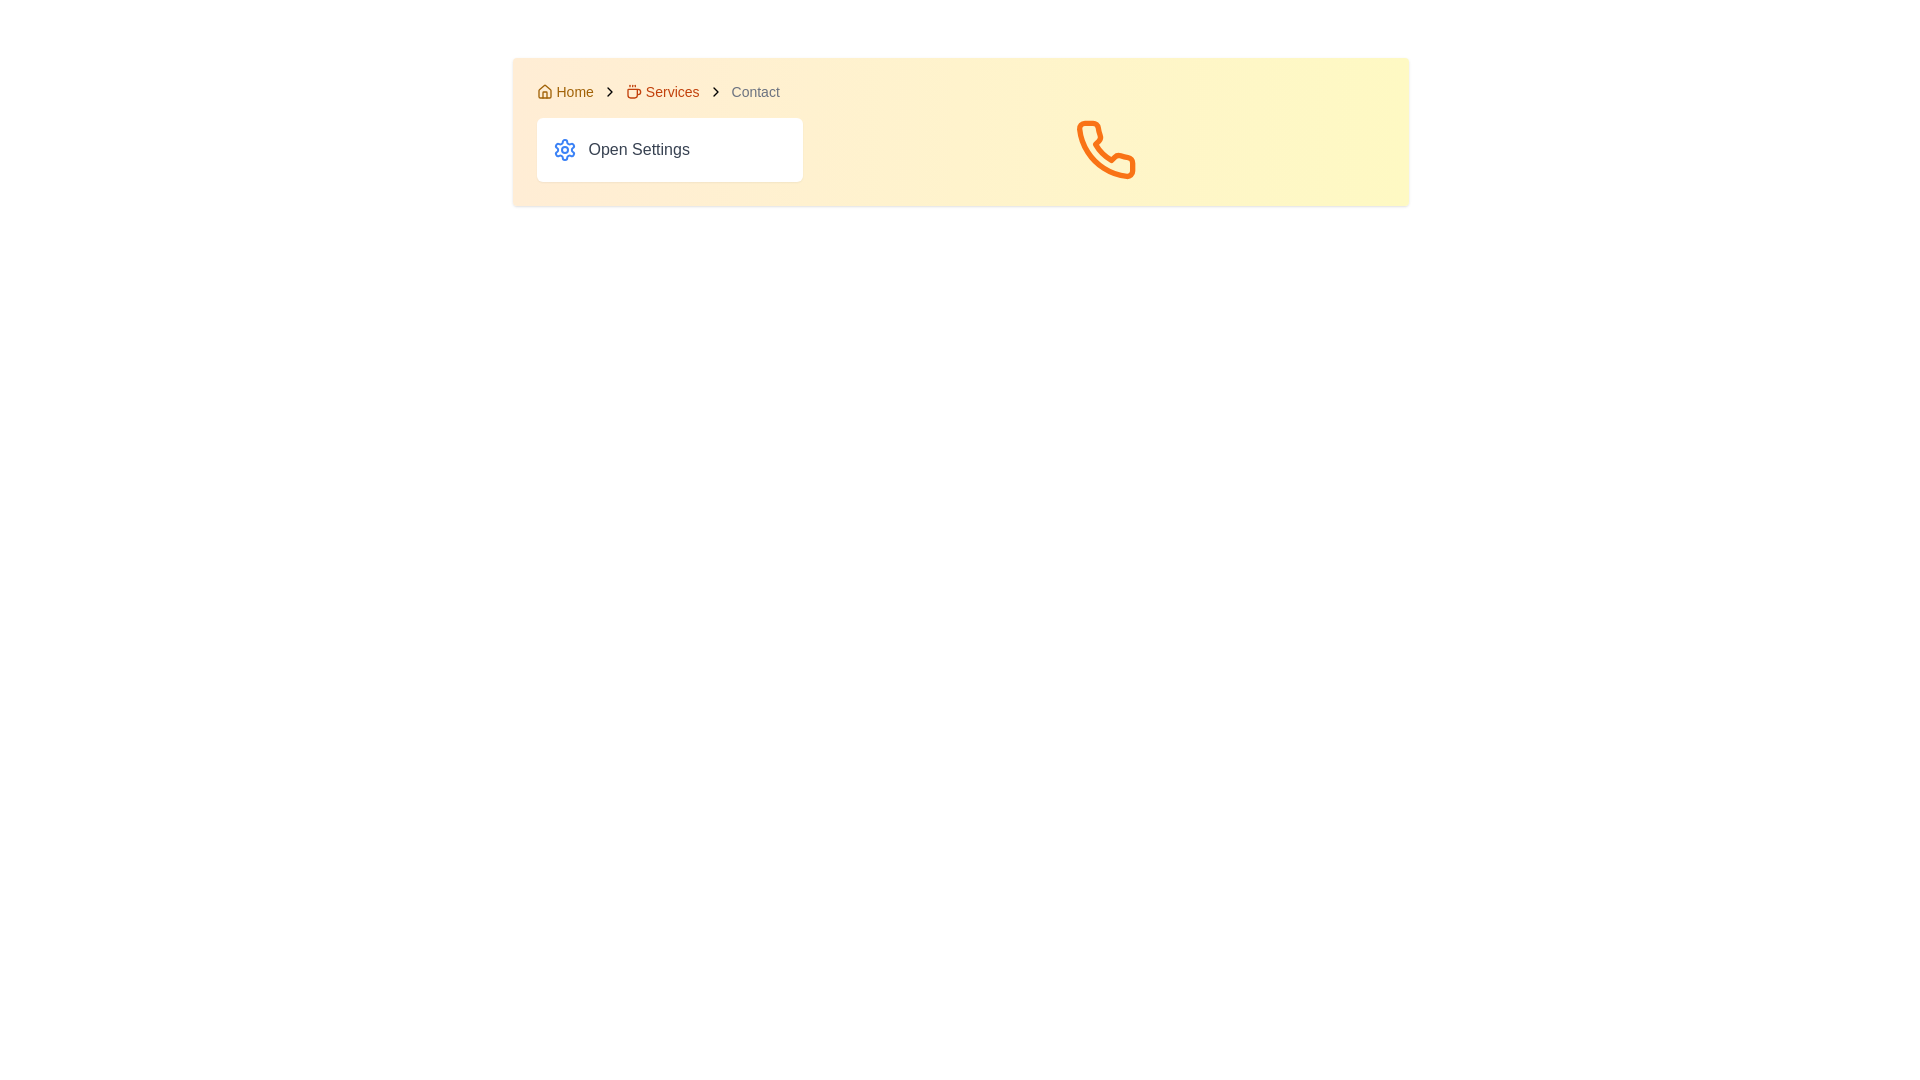 The image size is (1920, 1080). I want to click on the 'Services' navigation link located in the breadcrumb navigation bar, so click(662, 92).